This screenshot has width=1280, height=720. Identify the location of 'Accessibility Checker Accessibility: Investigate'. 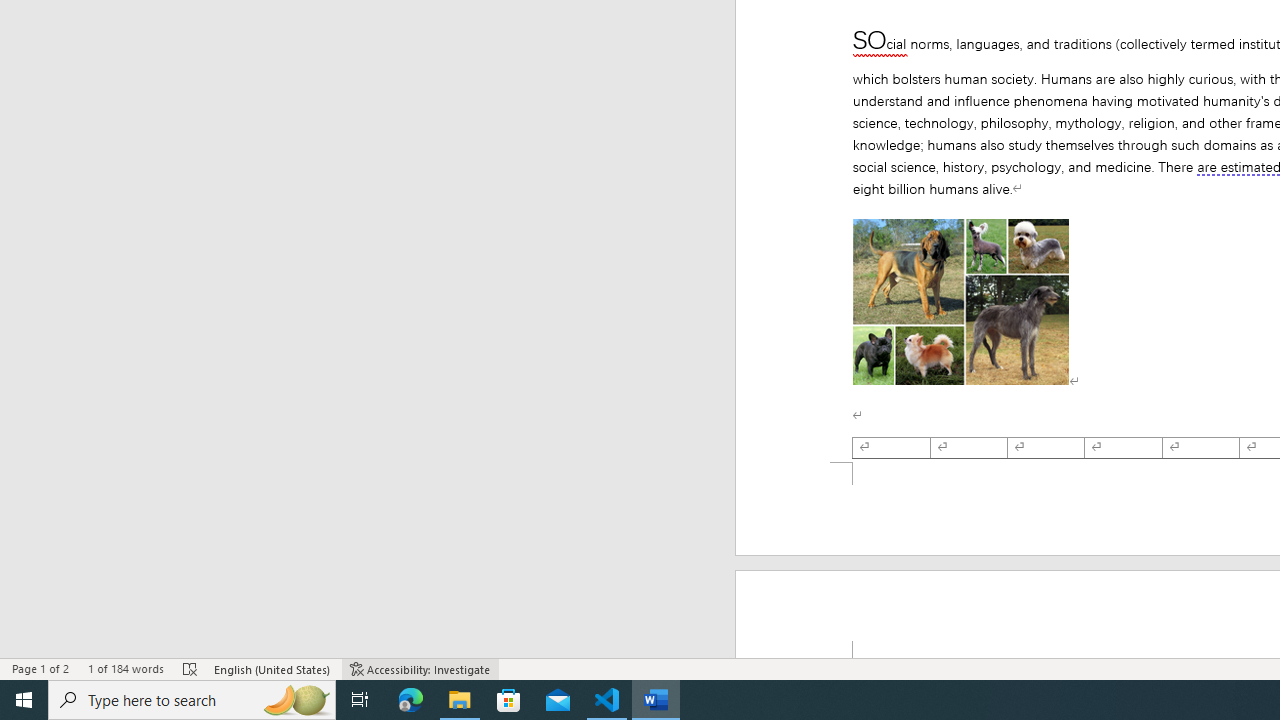
(419, 669).